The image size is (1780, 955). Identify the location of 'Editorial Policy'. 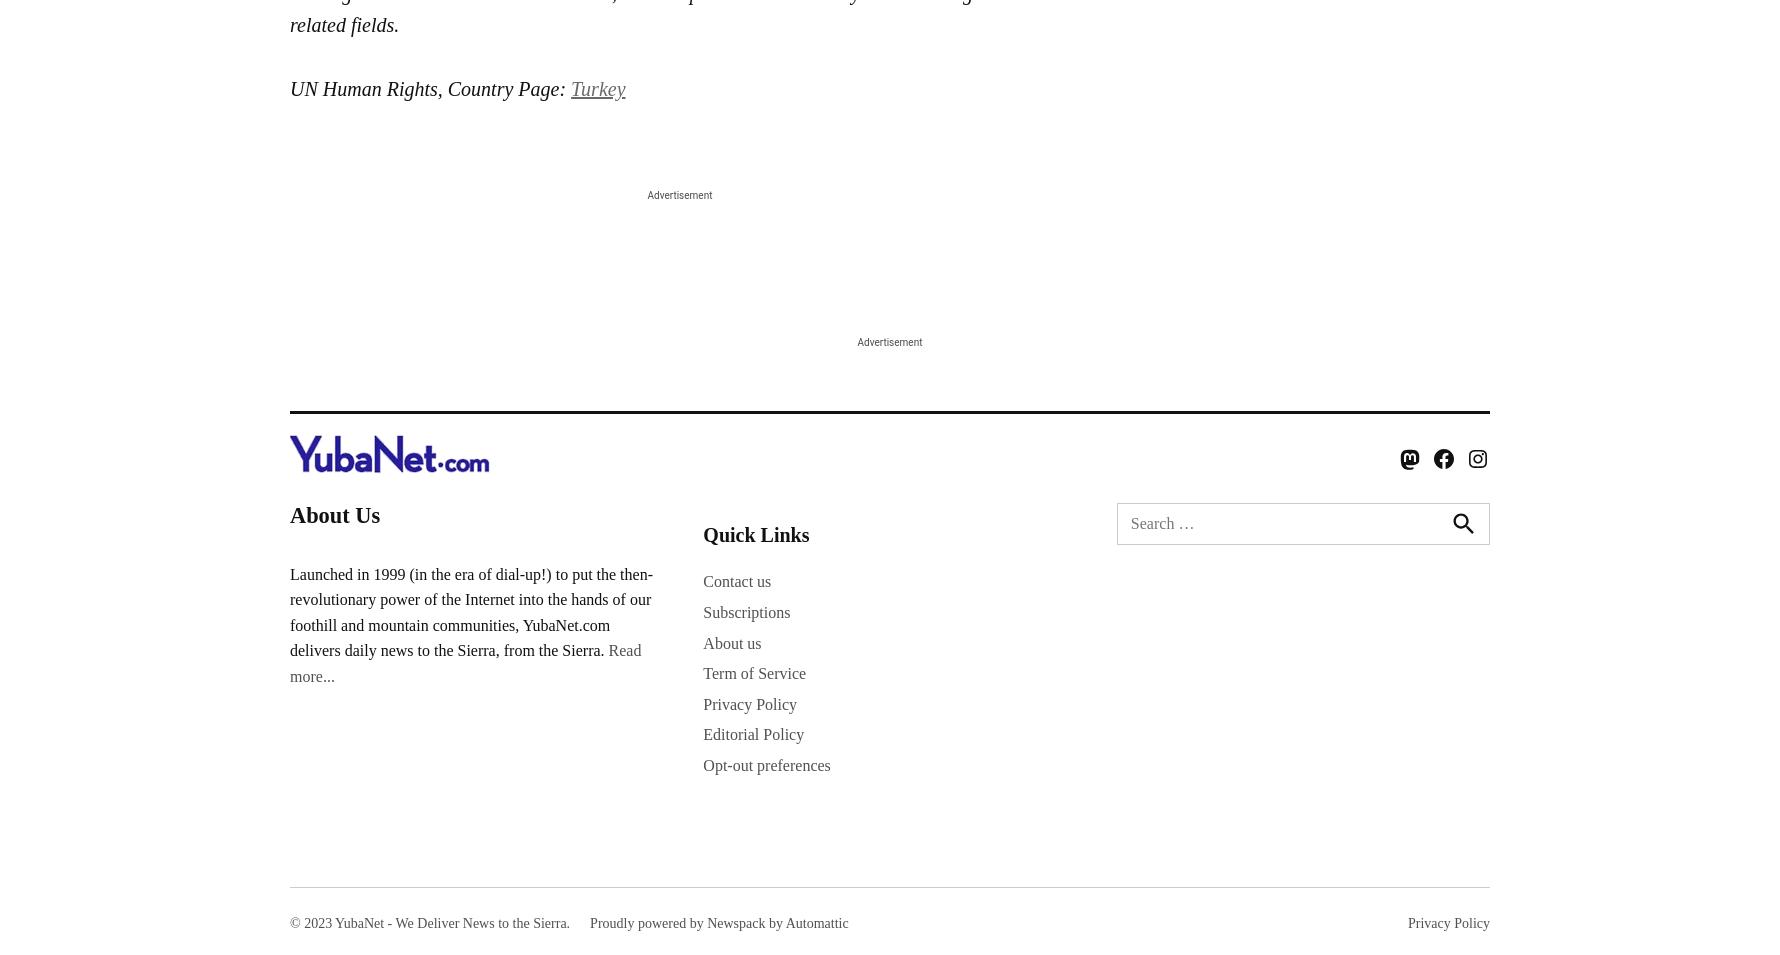
(753, 733).